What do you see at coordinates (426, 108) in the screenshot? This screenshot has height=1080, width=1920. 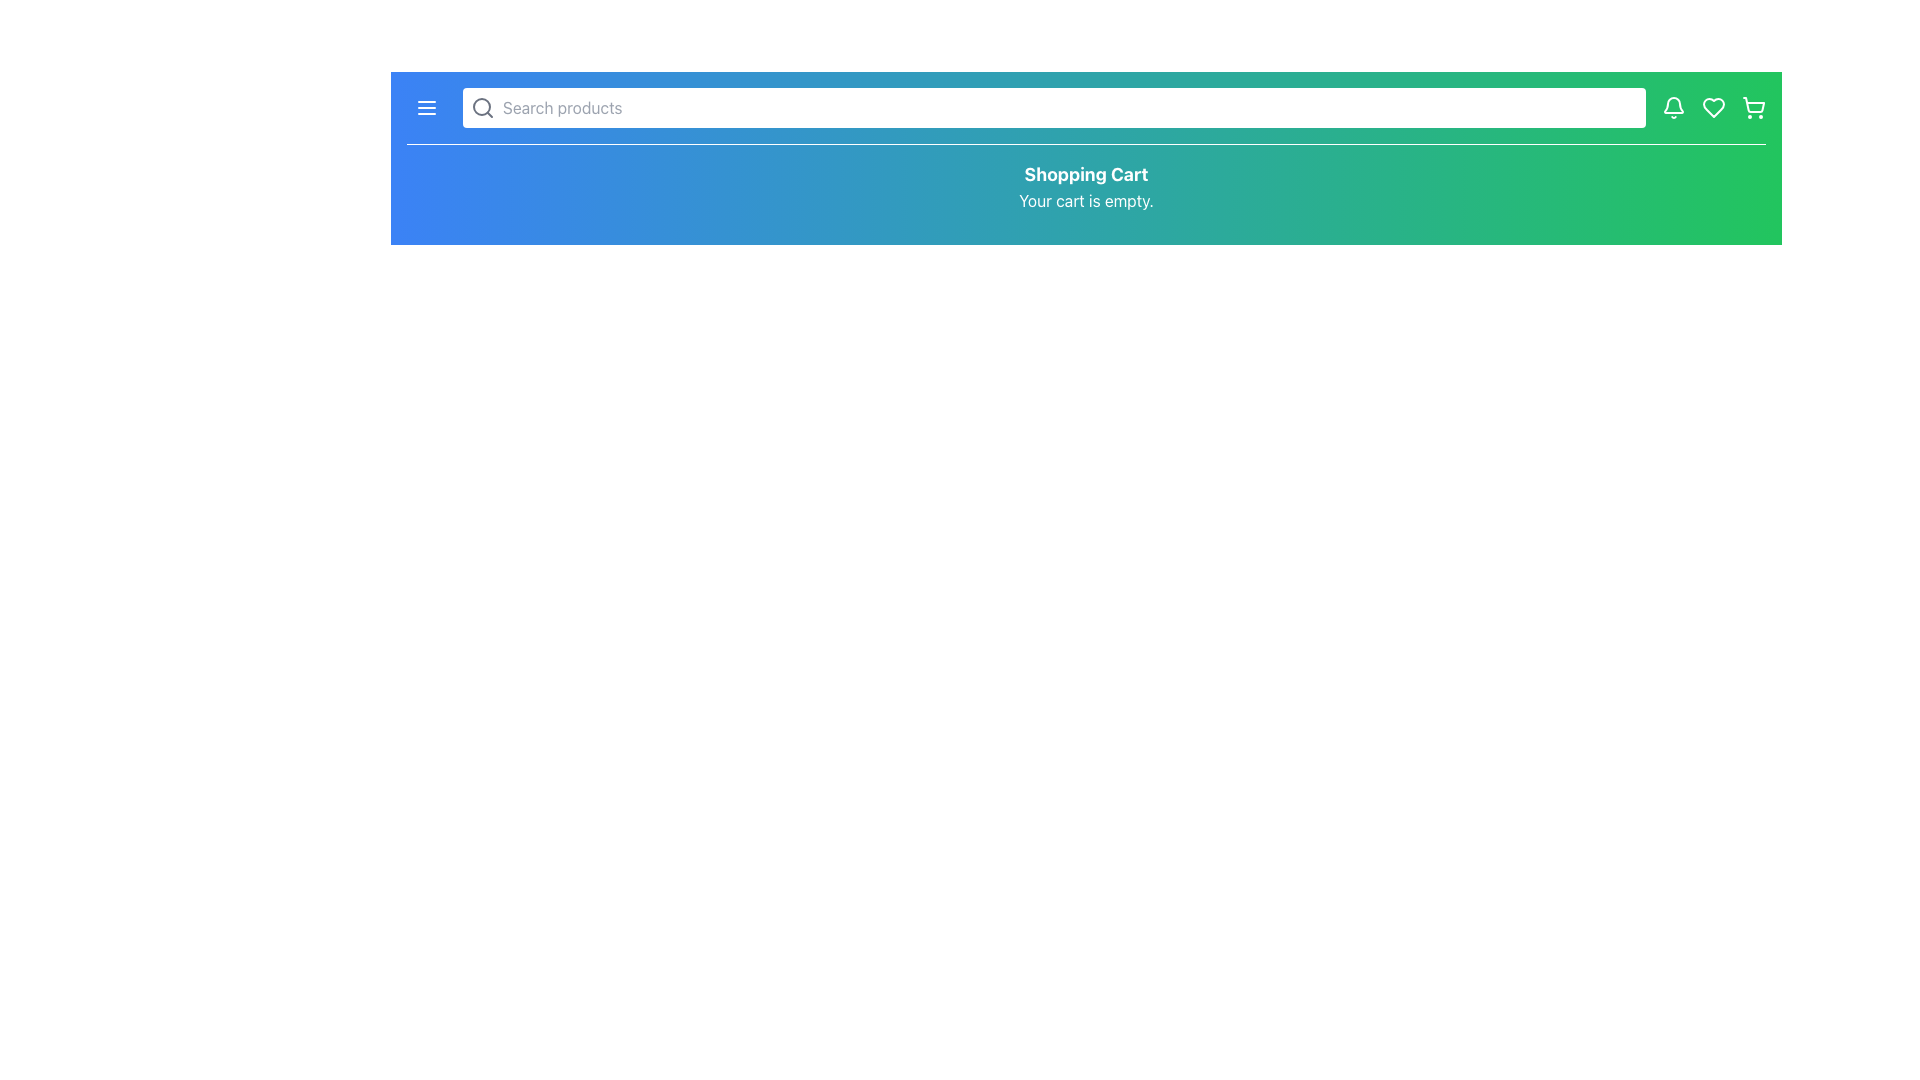 I see `the menu toggle button located at the top-left corner of the interface in the blue header bar` at bounding box center [426, 108].